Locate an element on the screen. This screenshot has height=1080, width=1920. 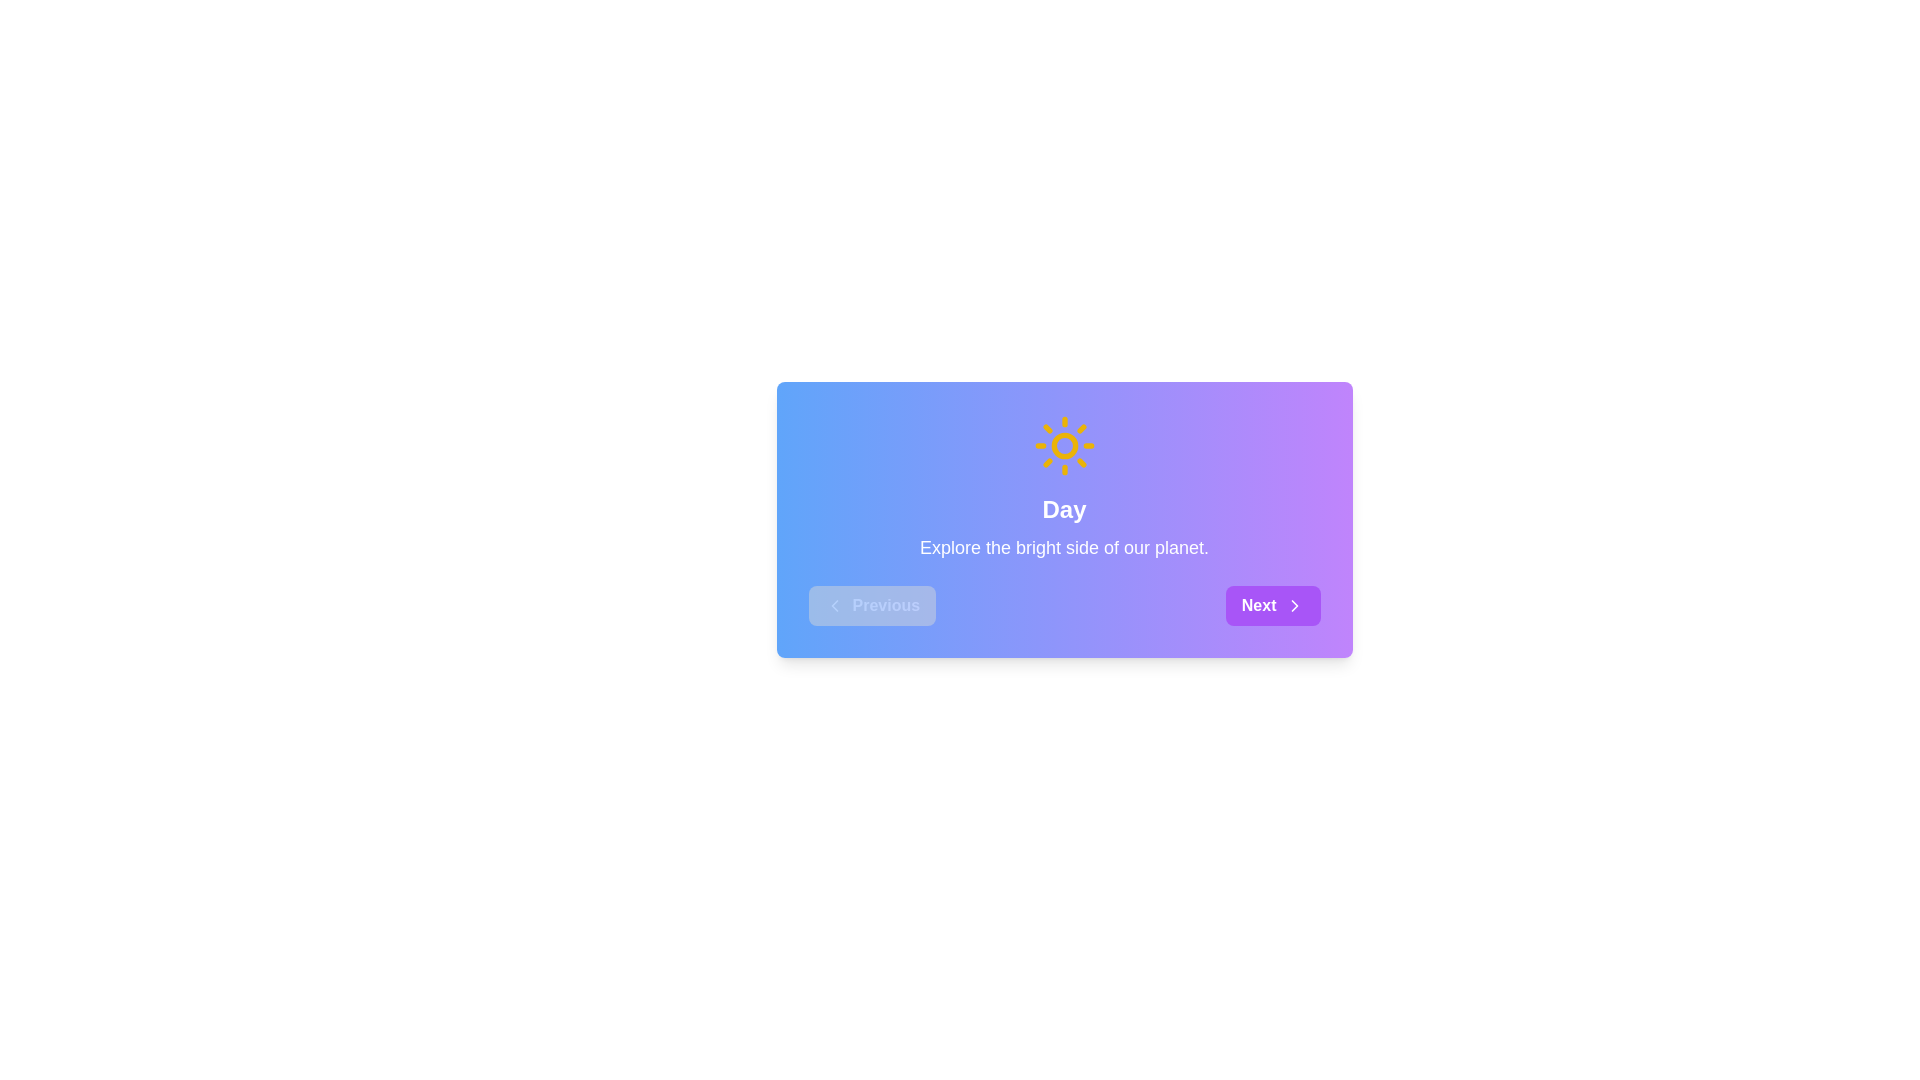
the 'Next' button which contains a rightward-pointing chevron icon to proceed is located at coordinates (1294, 604).